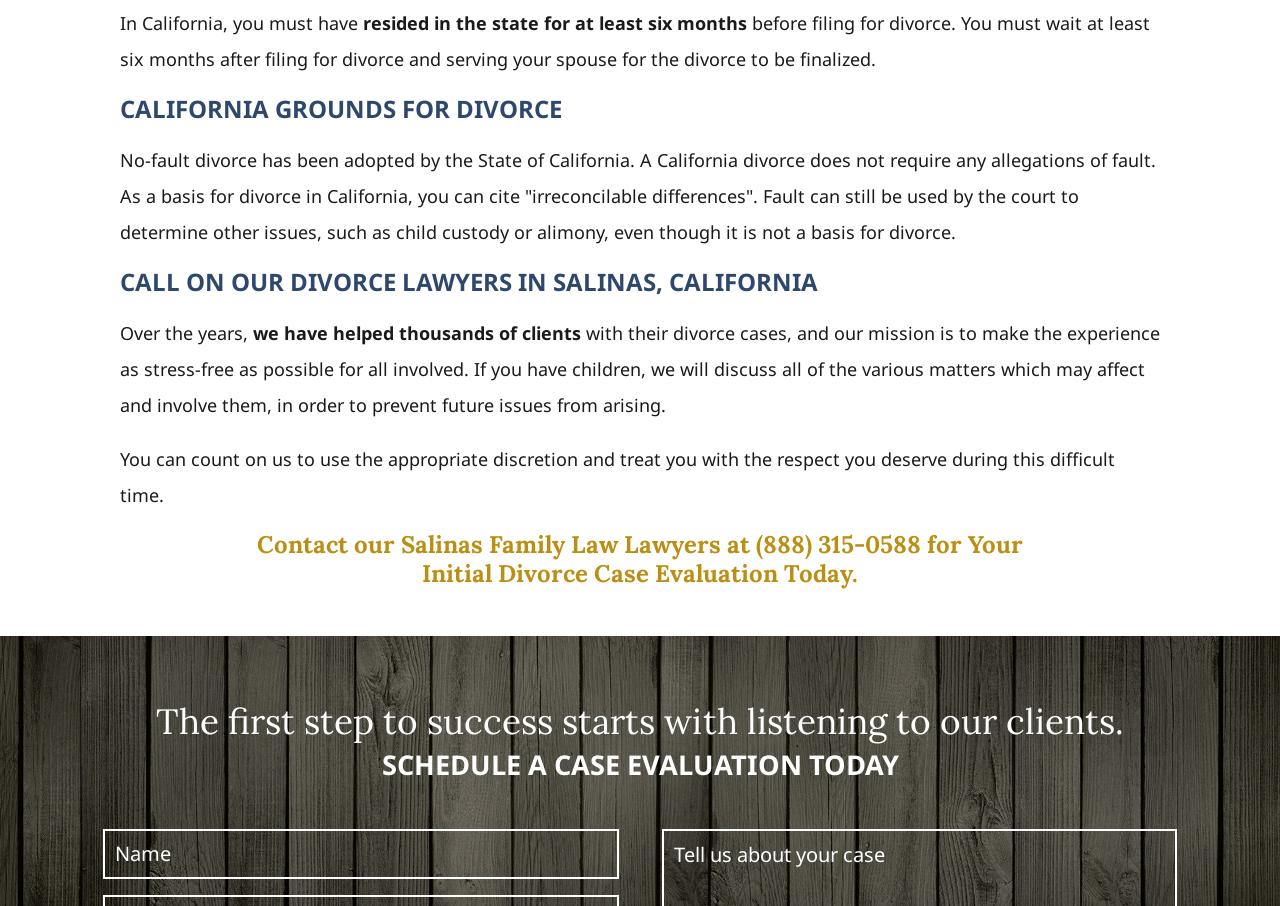 This screenshot has height=906, width=1280. What do you see at coordinates (616, 476) in the screenshot?
I see `'You can count on us to use the appropriate discretion and treat you with
	 the respect you deserve during this difficult time.'` at bounding box center [616, 476].